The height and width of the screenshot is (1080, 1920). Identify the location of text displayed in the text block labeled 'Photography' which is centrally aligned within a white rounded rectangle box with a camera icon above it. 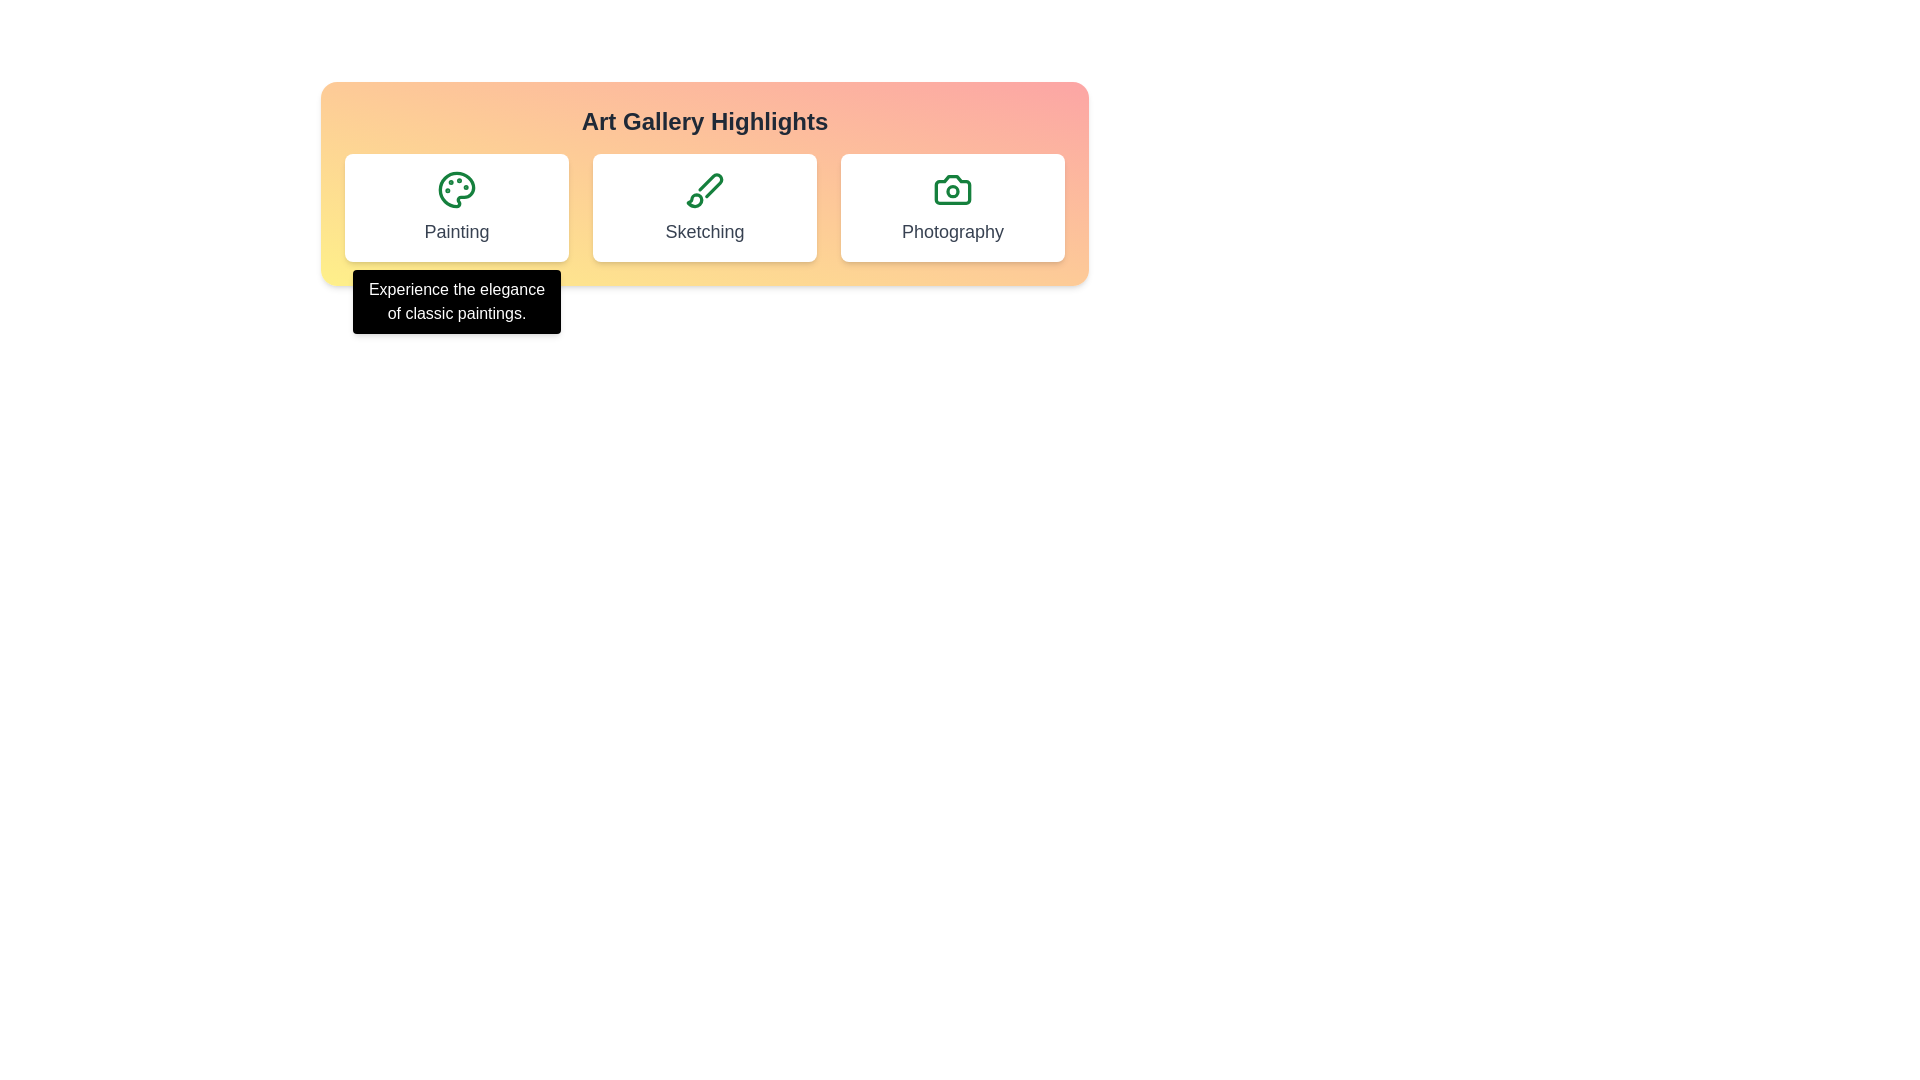
(951, 230).